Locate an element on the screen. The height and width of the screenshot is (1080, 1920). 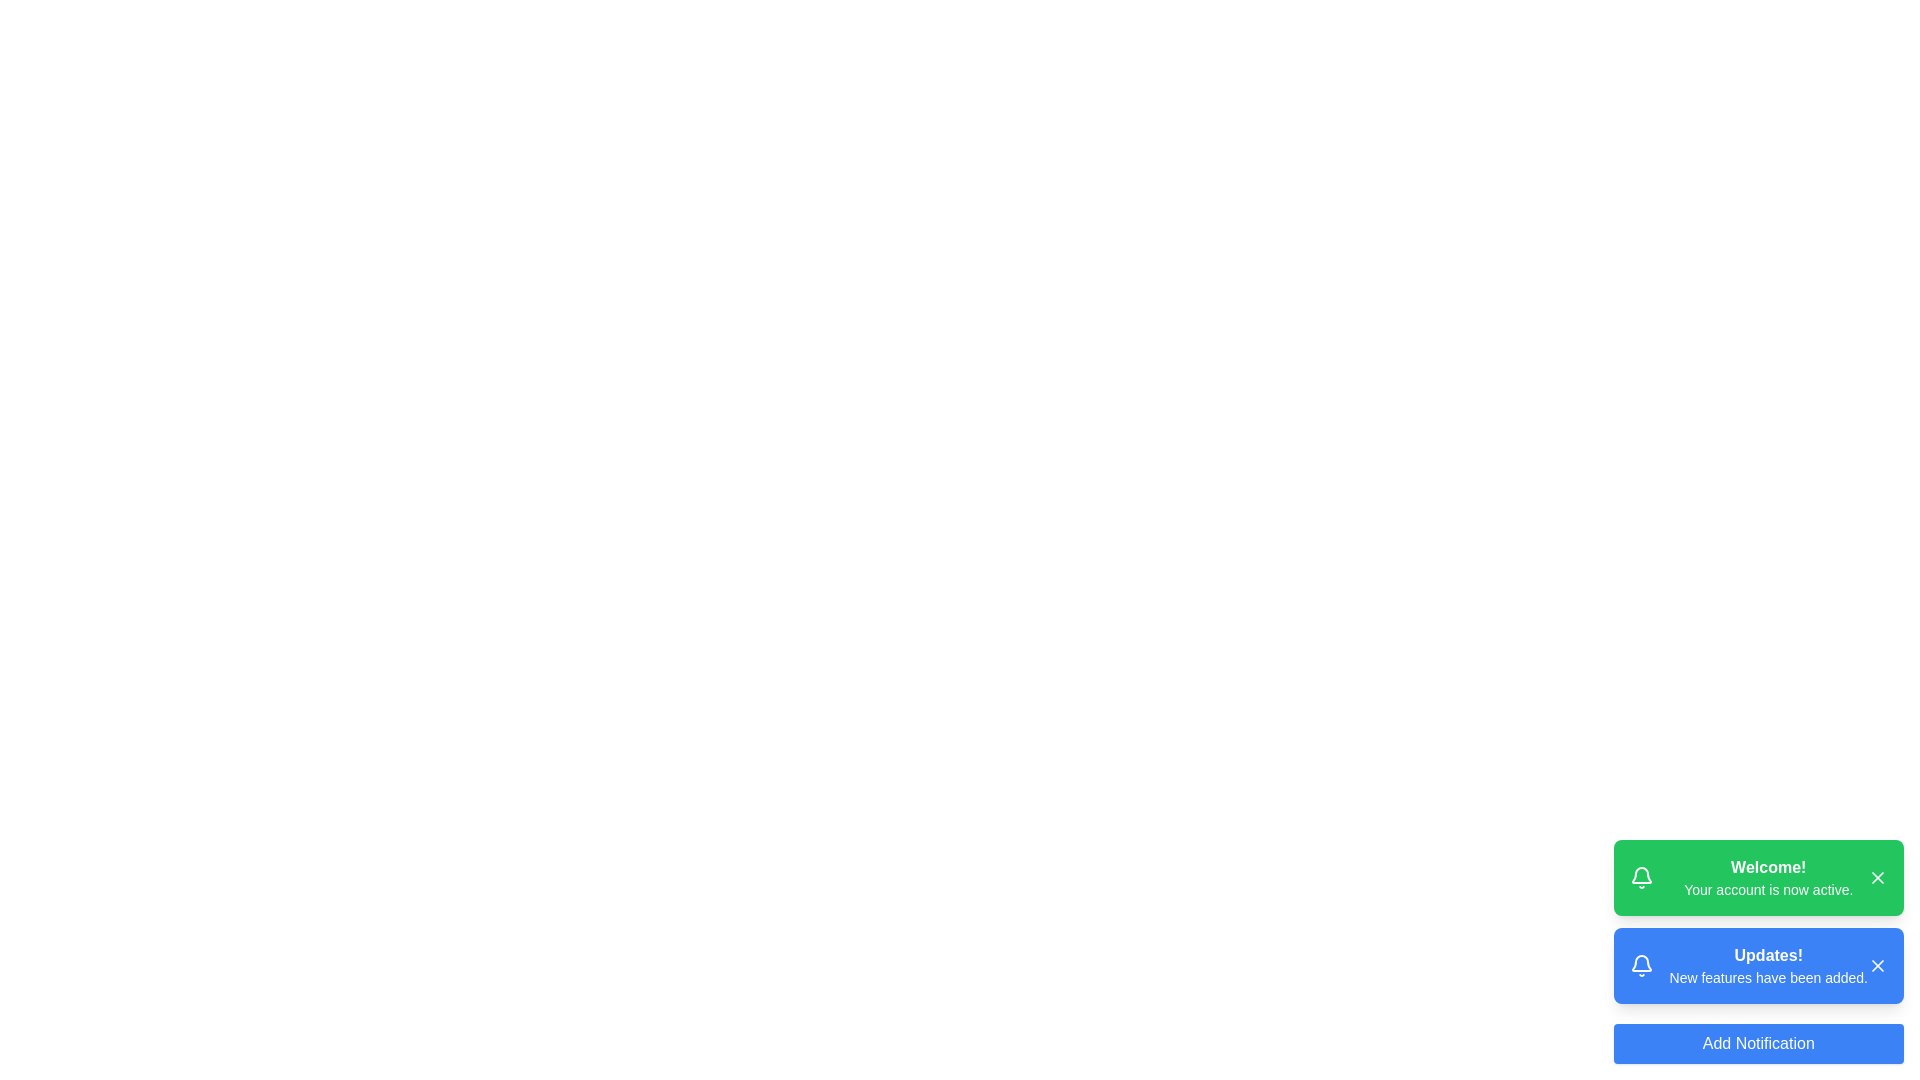
close button of the notification with title Updates! is located at coordinates (1876, 964).